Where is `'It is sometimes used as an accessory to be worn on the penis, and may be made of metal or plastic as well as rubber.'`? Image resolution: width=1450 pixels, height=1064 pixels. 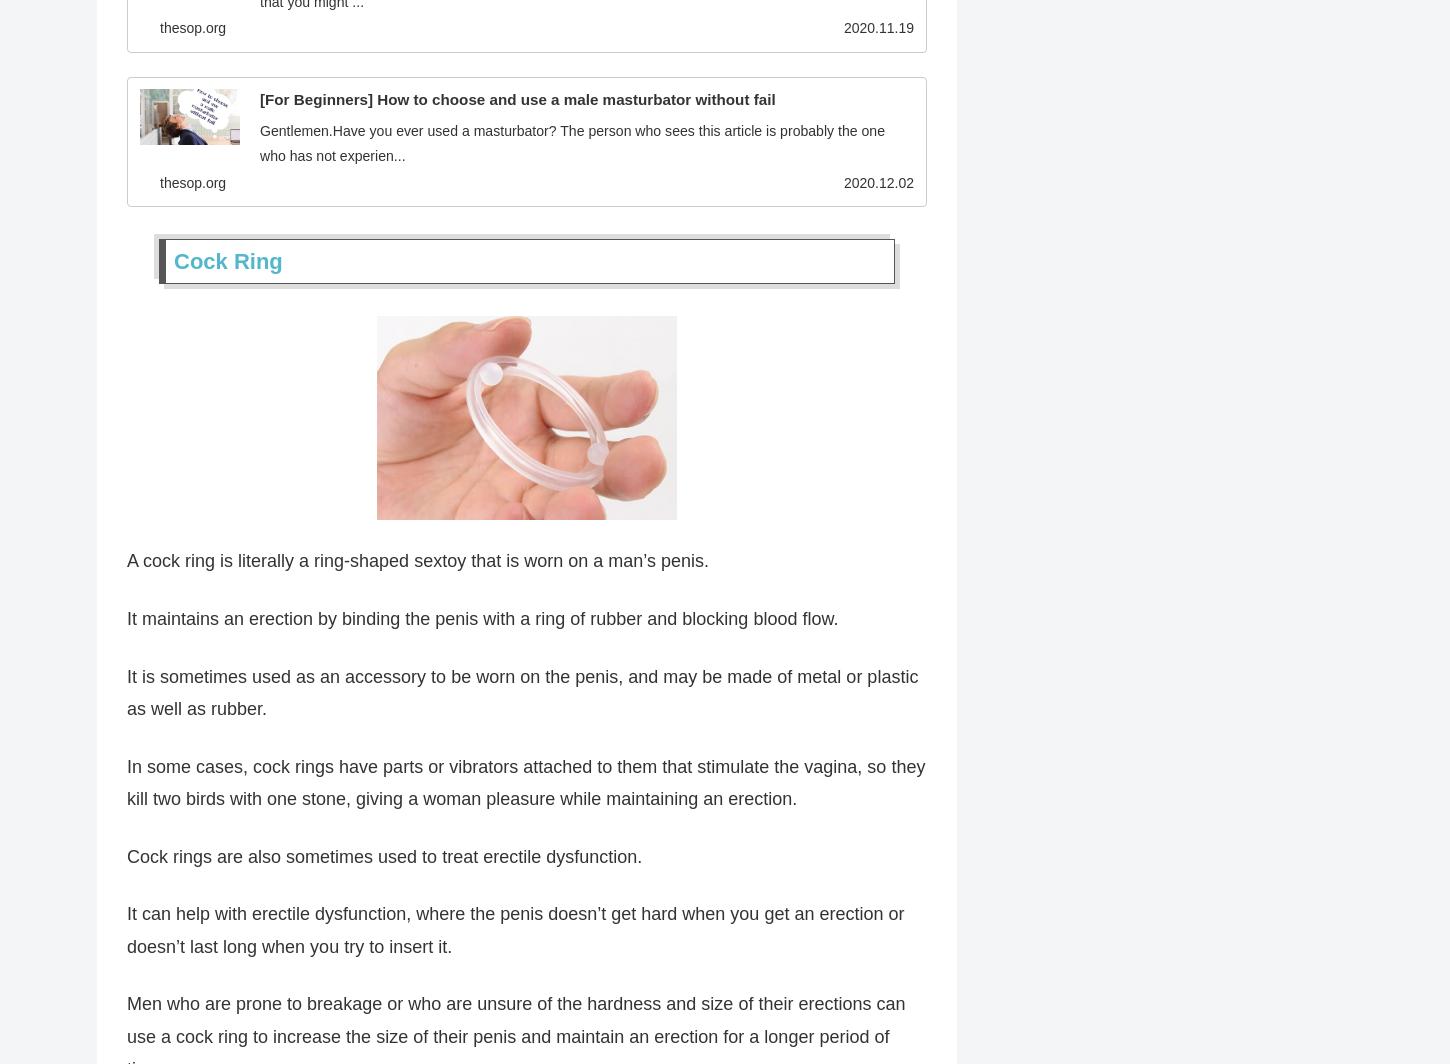 'It is sometimes used as an accessory to be worn on the penis, and may be made of metal or plastic as well as rubber.' is located at coordinates (126, 695).